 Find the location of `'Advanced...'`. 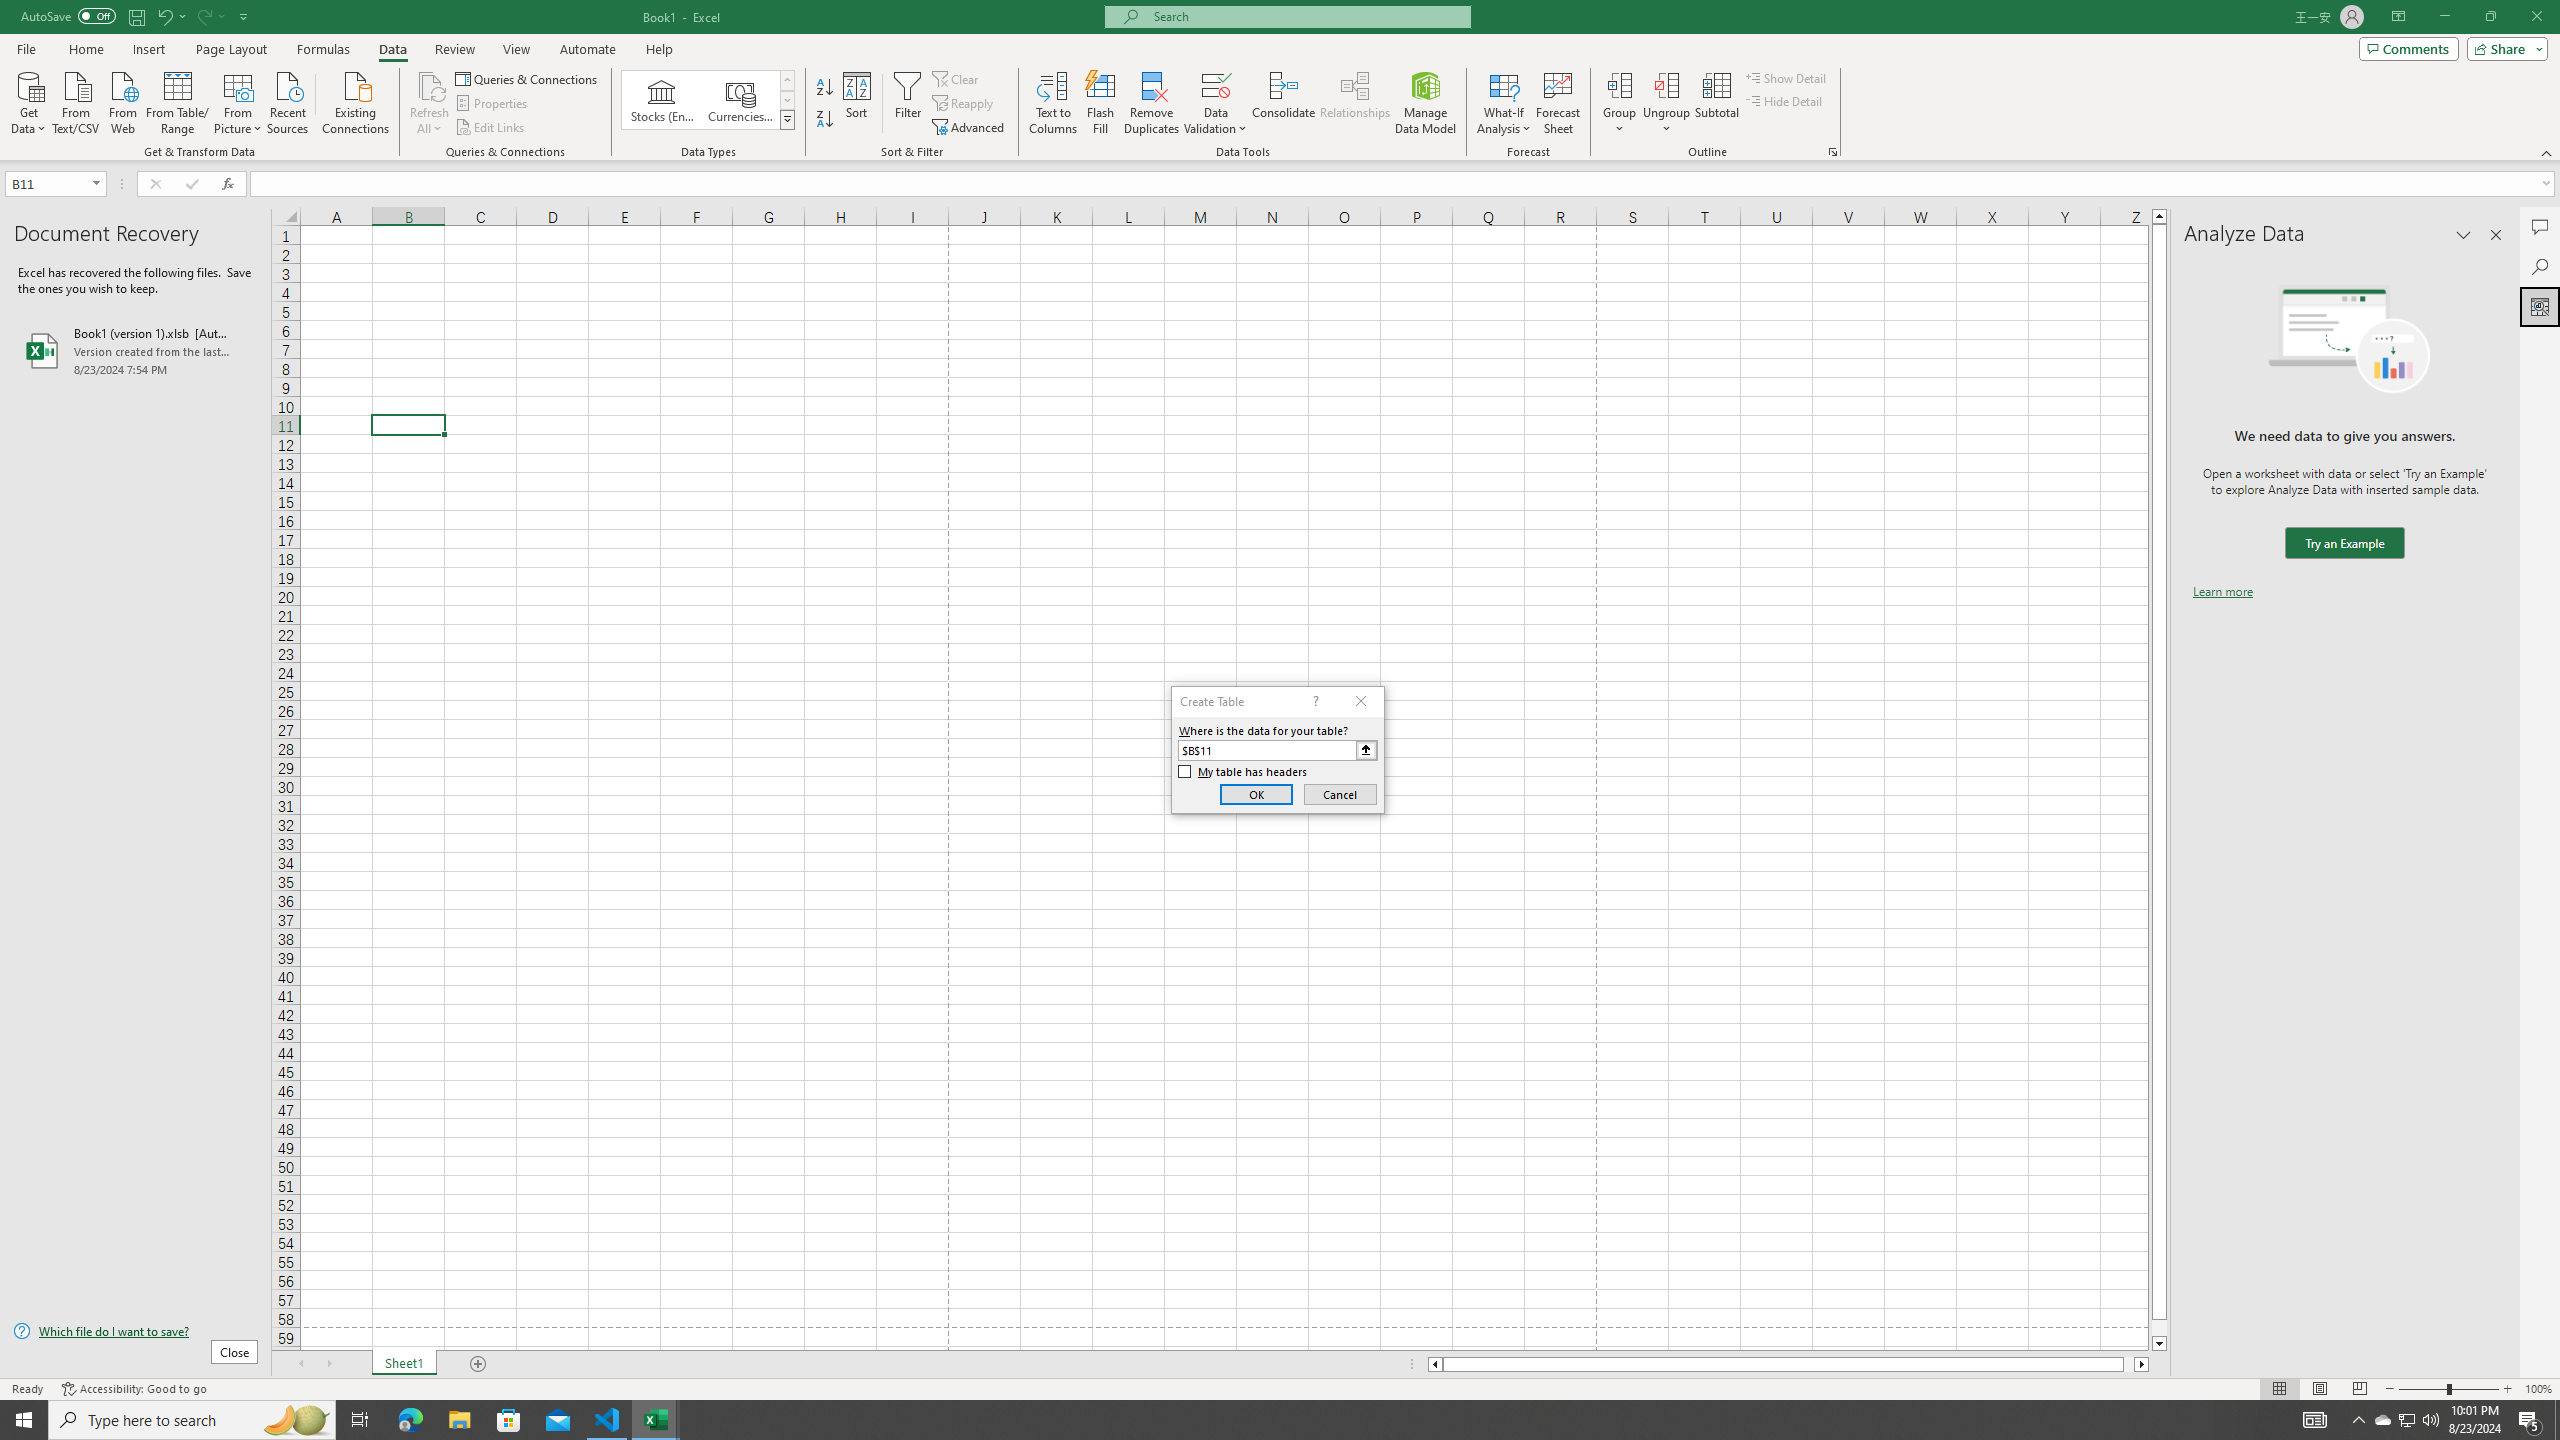

'Advanced...' is located at coordinates (970, 127).